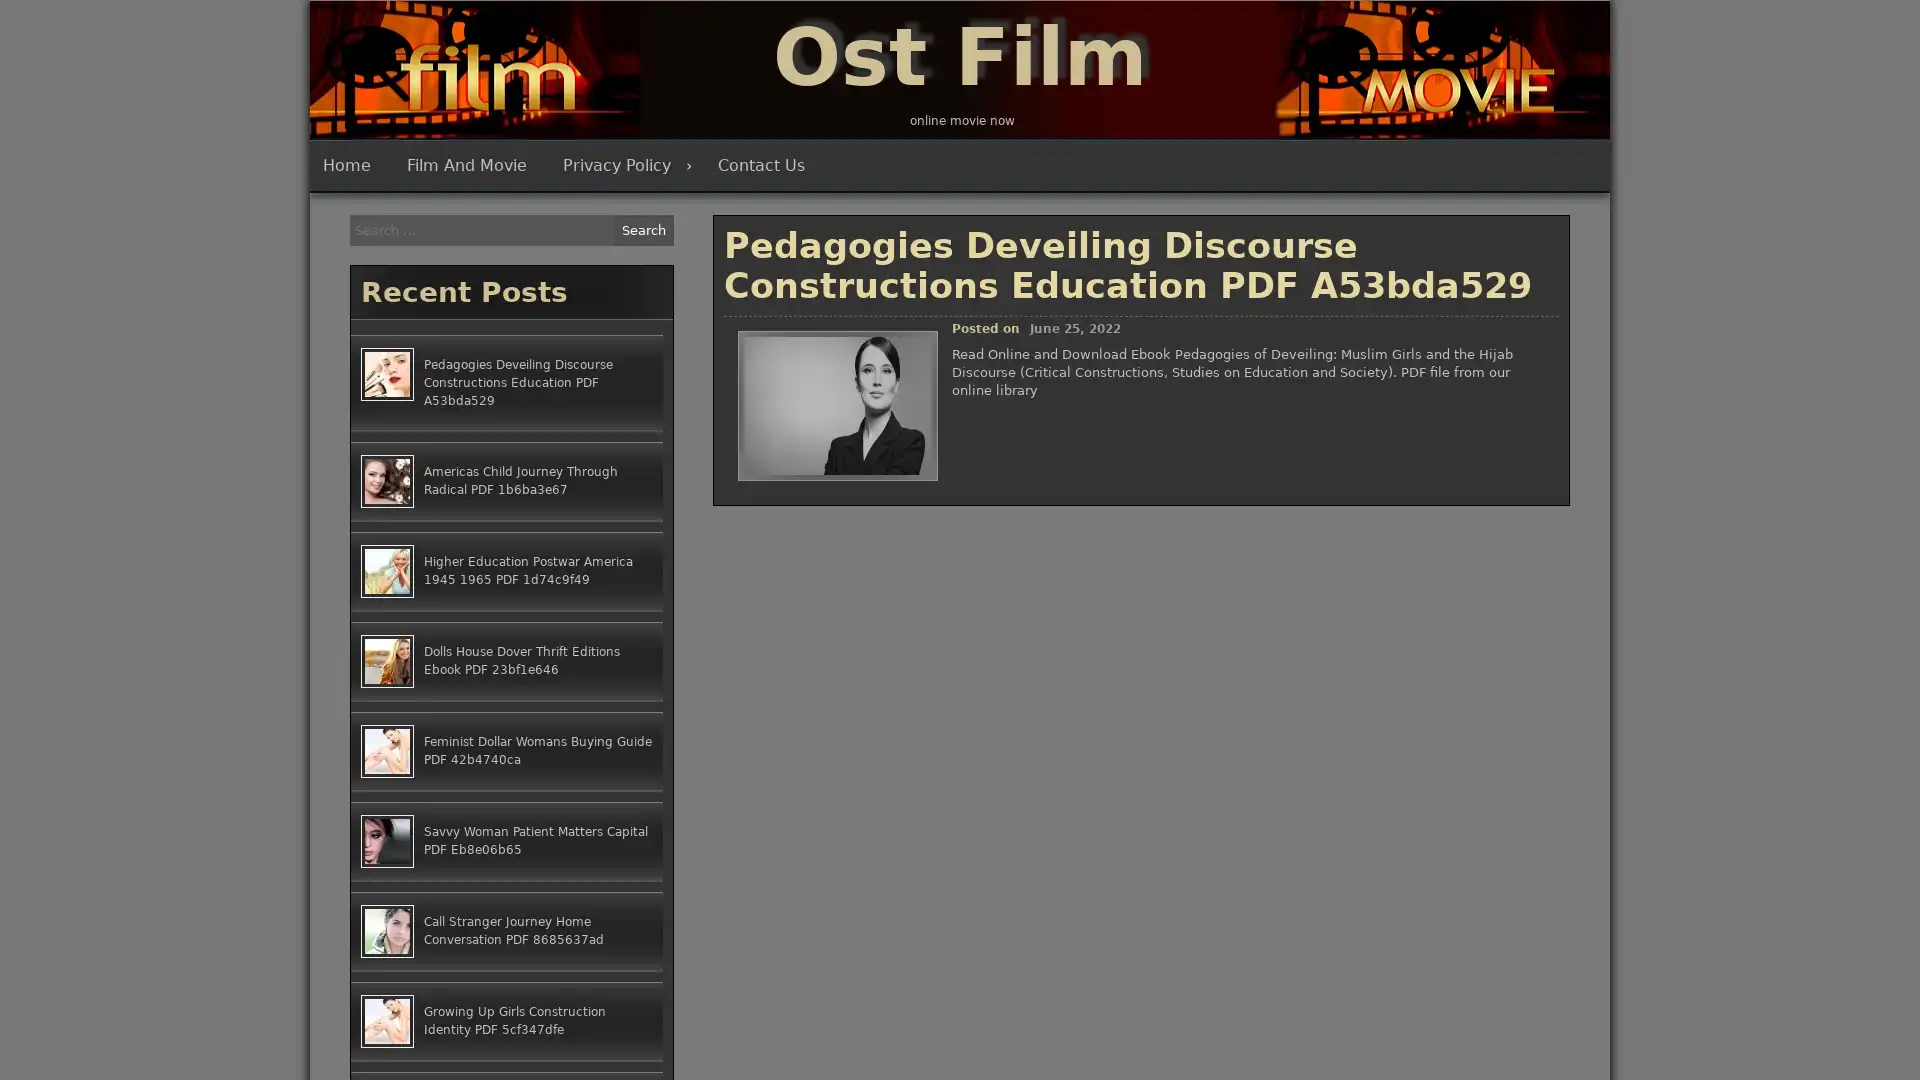  I want to click on Search, so click(643, 229).